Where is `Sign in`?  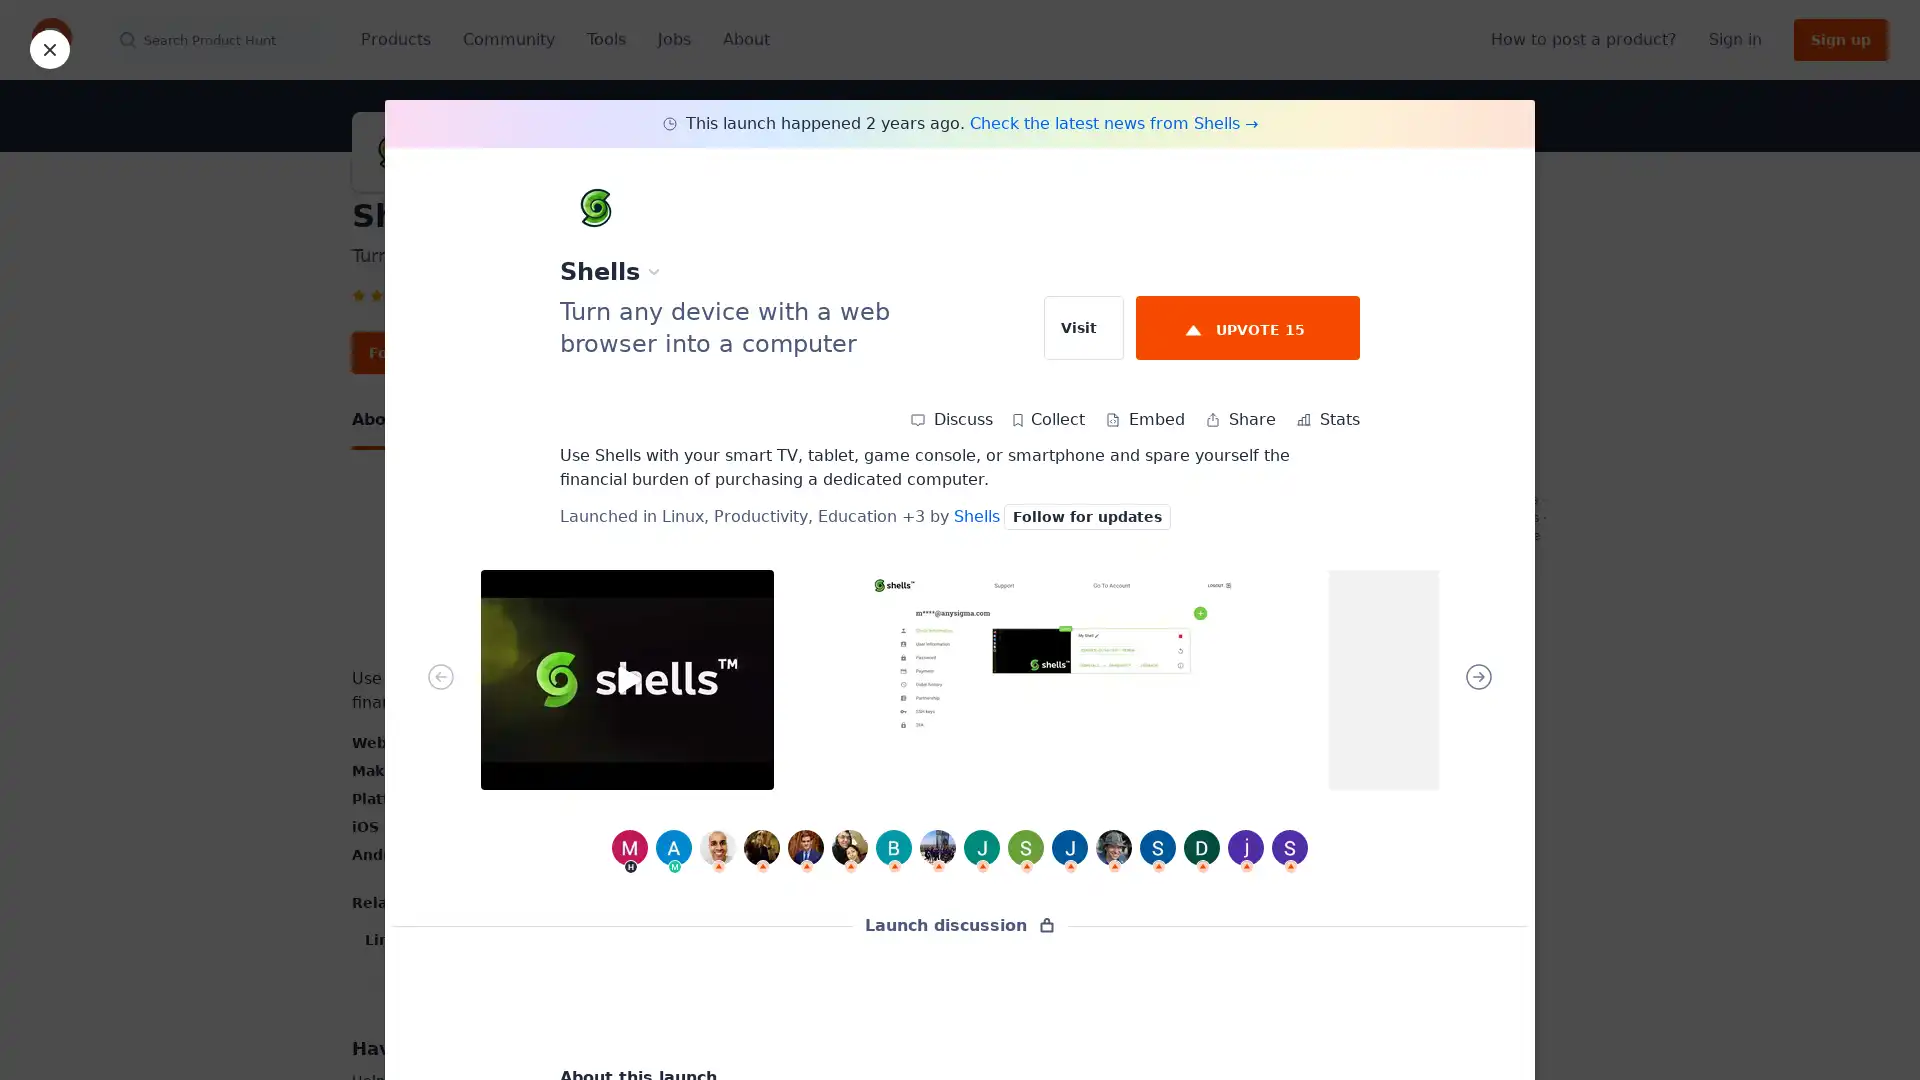 Sign in is located at coordinates (1734, 39).